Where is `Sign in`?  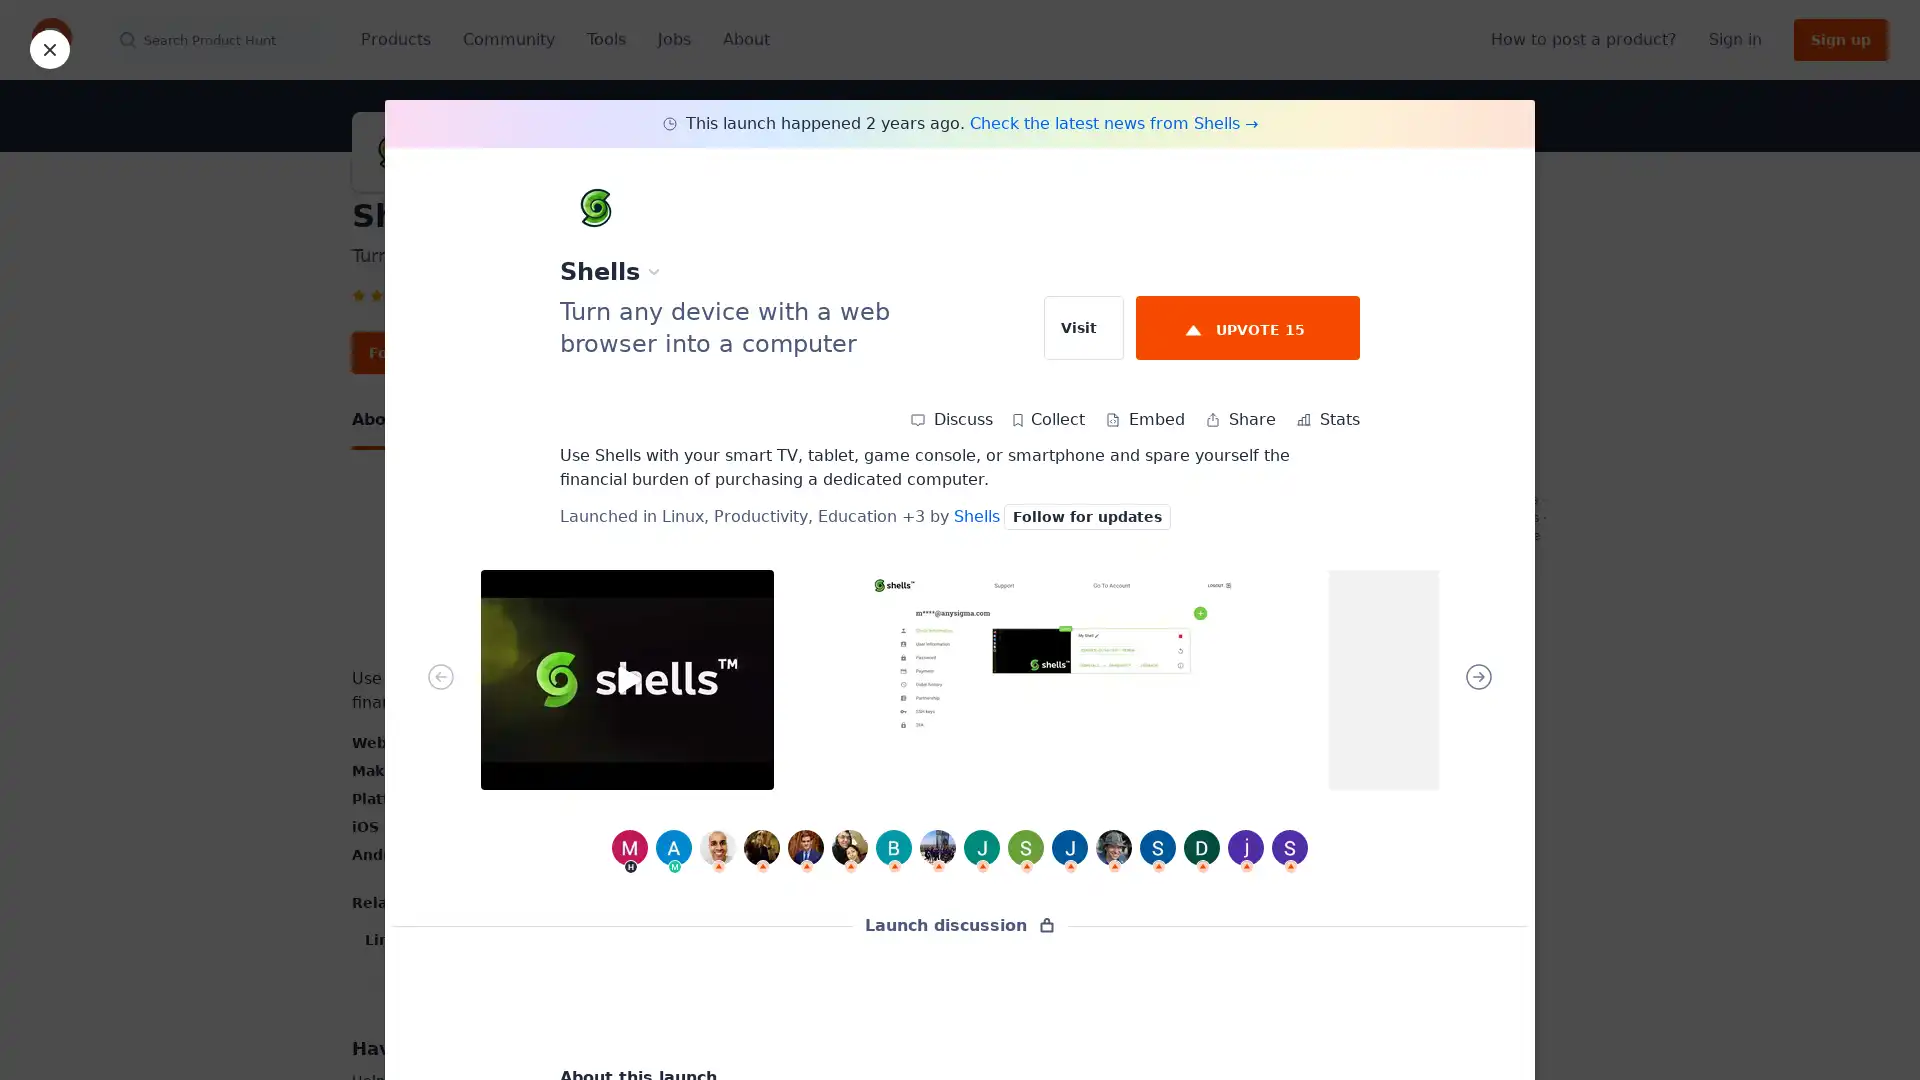 Sign in is located at coordinates (1734, 39).